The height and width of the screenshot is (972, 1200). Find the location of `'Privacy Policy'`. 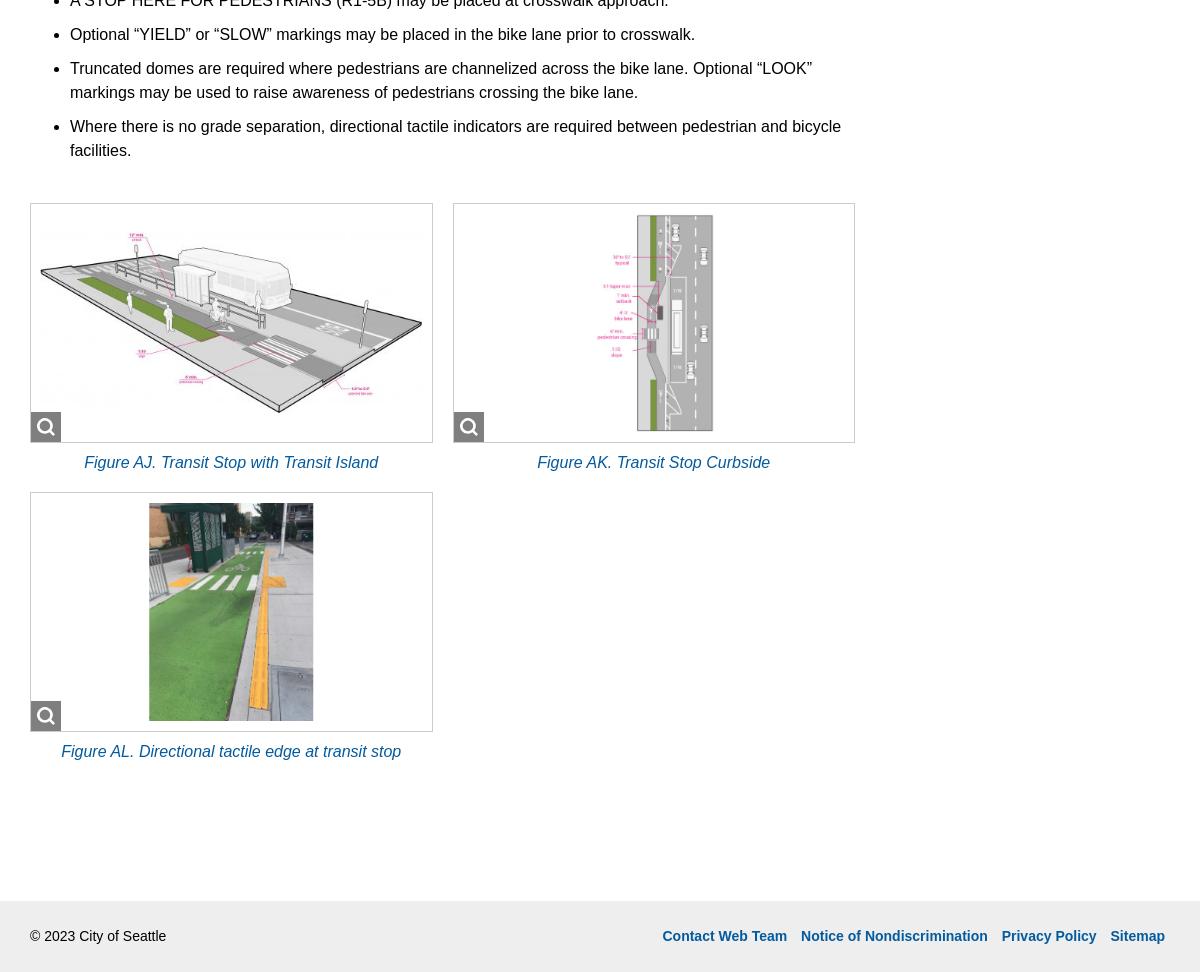

'Privacy Policy' is located at coordinates (1048, 933).